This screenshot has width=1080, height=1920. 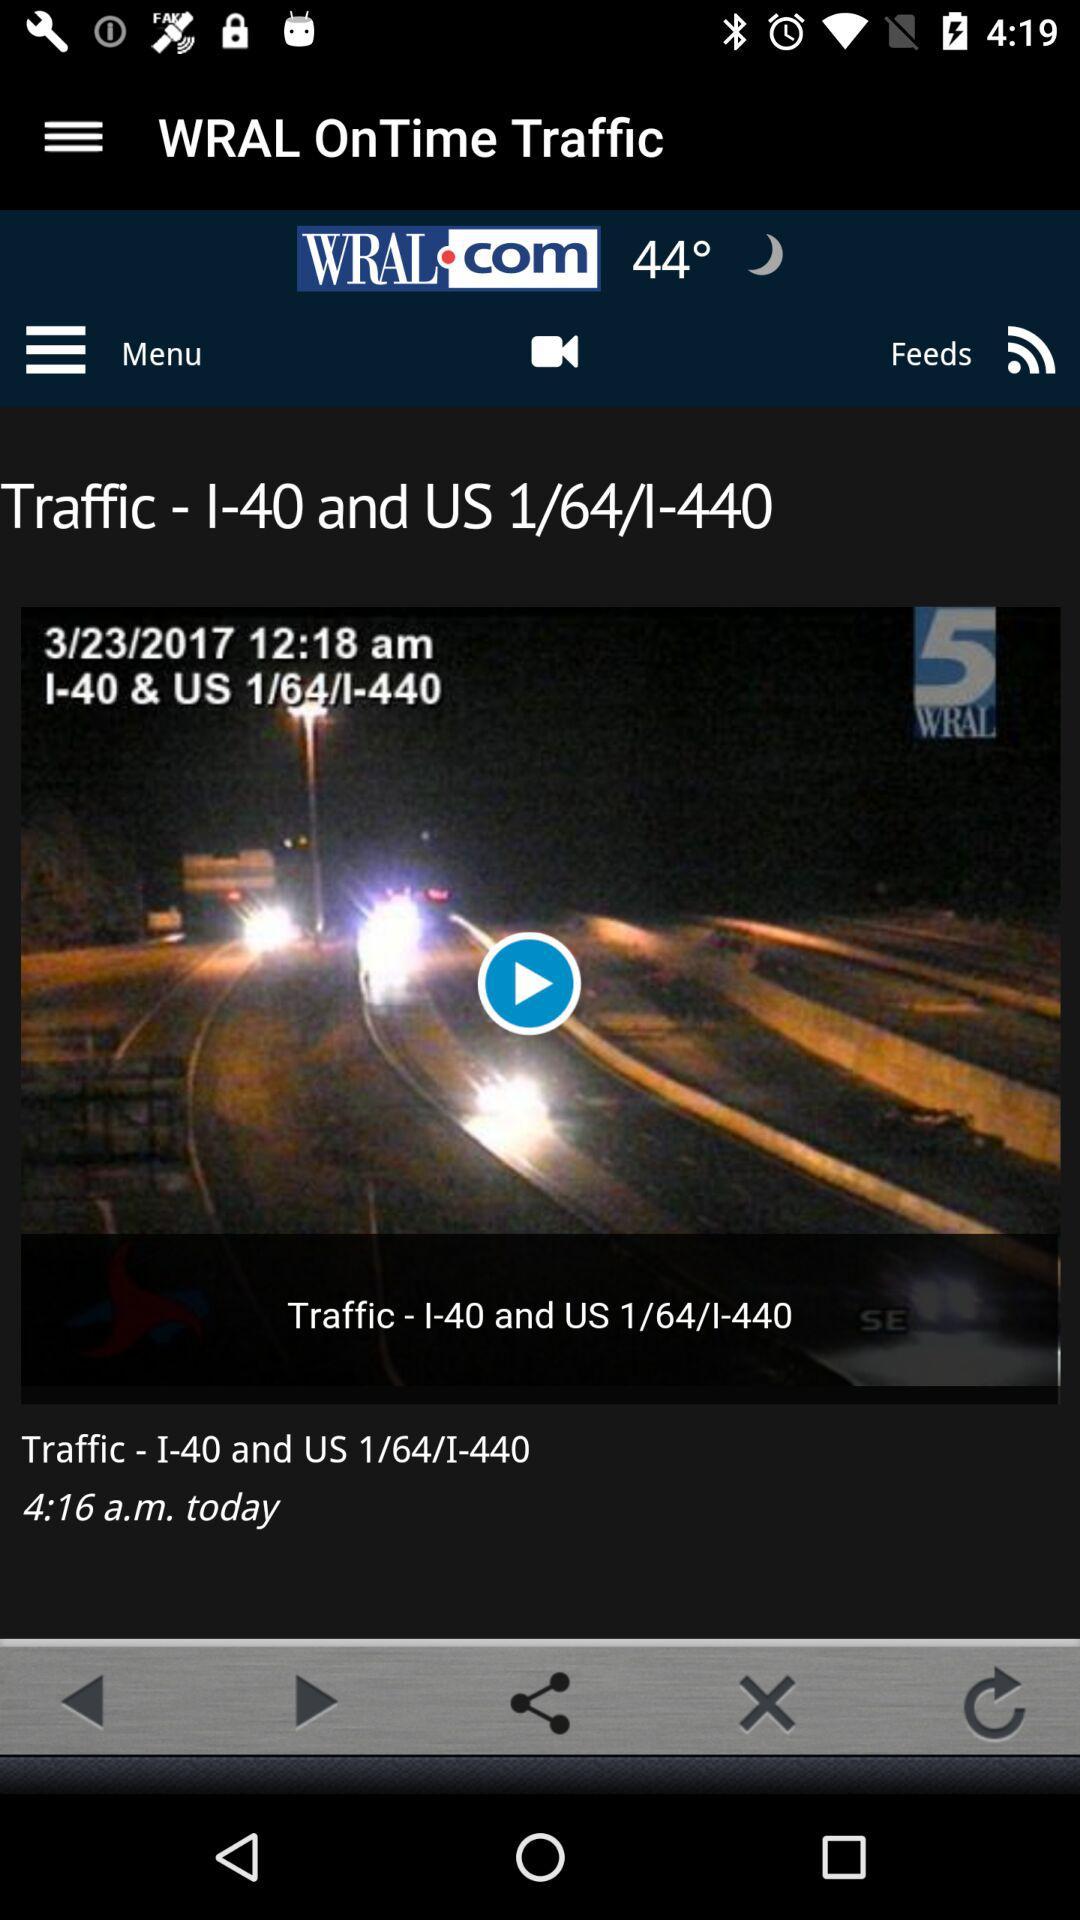 I want to click on forward, so click(x=312, y=1702).